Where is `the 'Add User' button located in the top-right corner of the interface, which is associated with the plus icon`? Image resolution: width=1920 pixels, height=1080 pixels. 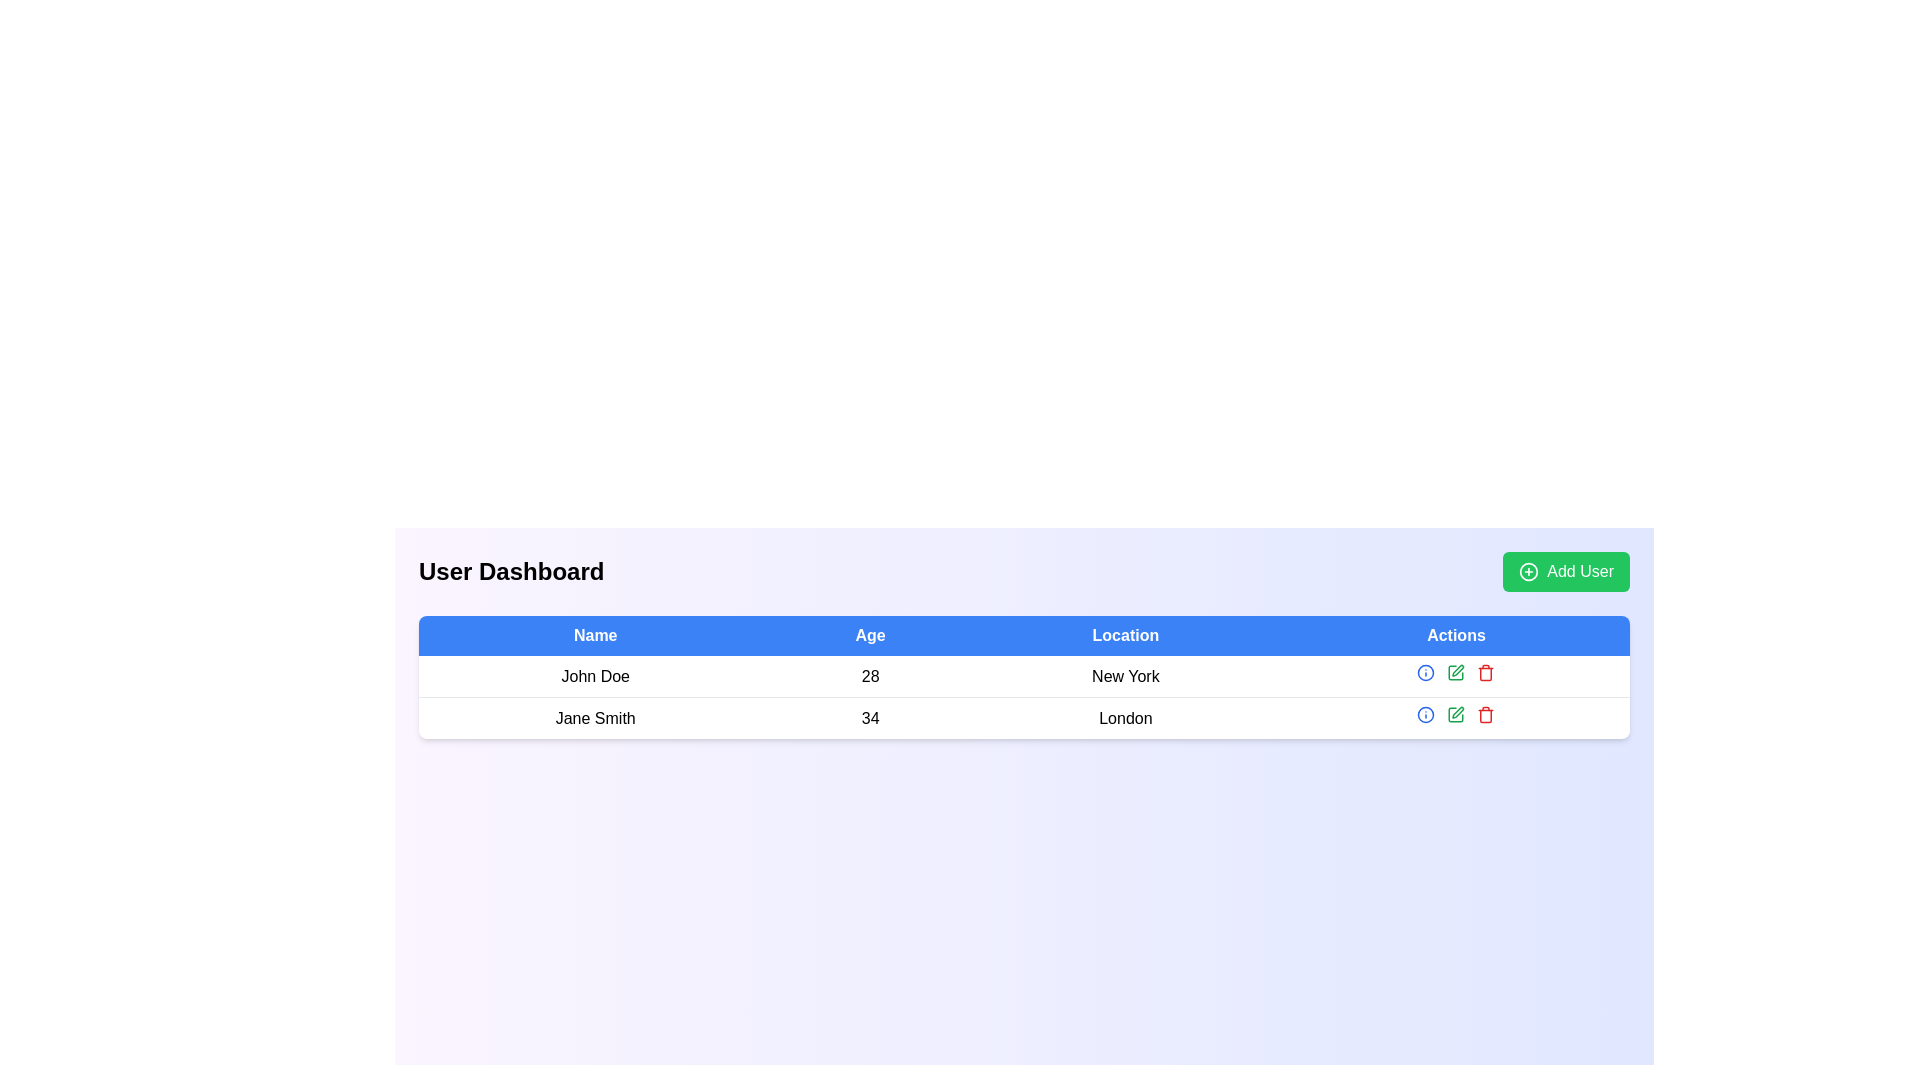 the 'Add User' button located in the top-right corner of the interface, which is associated with the plus icon is located at coordinates (1528, 571).